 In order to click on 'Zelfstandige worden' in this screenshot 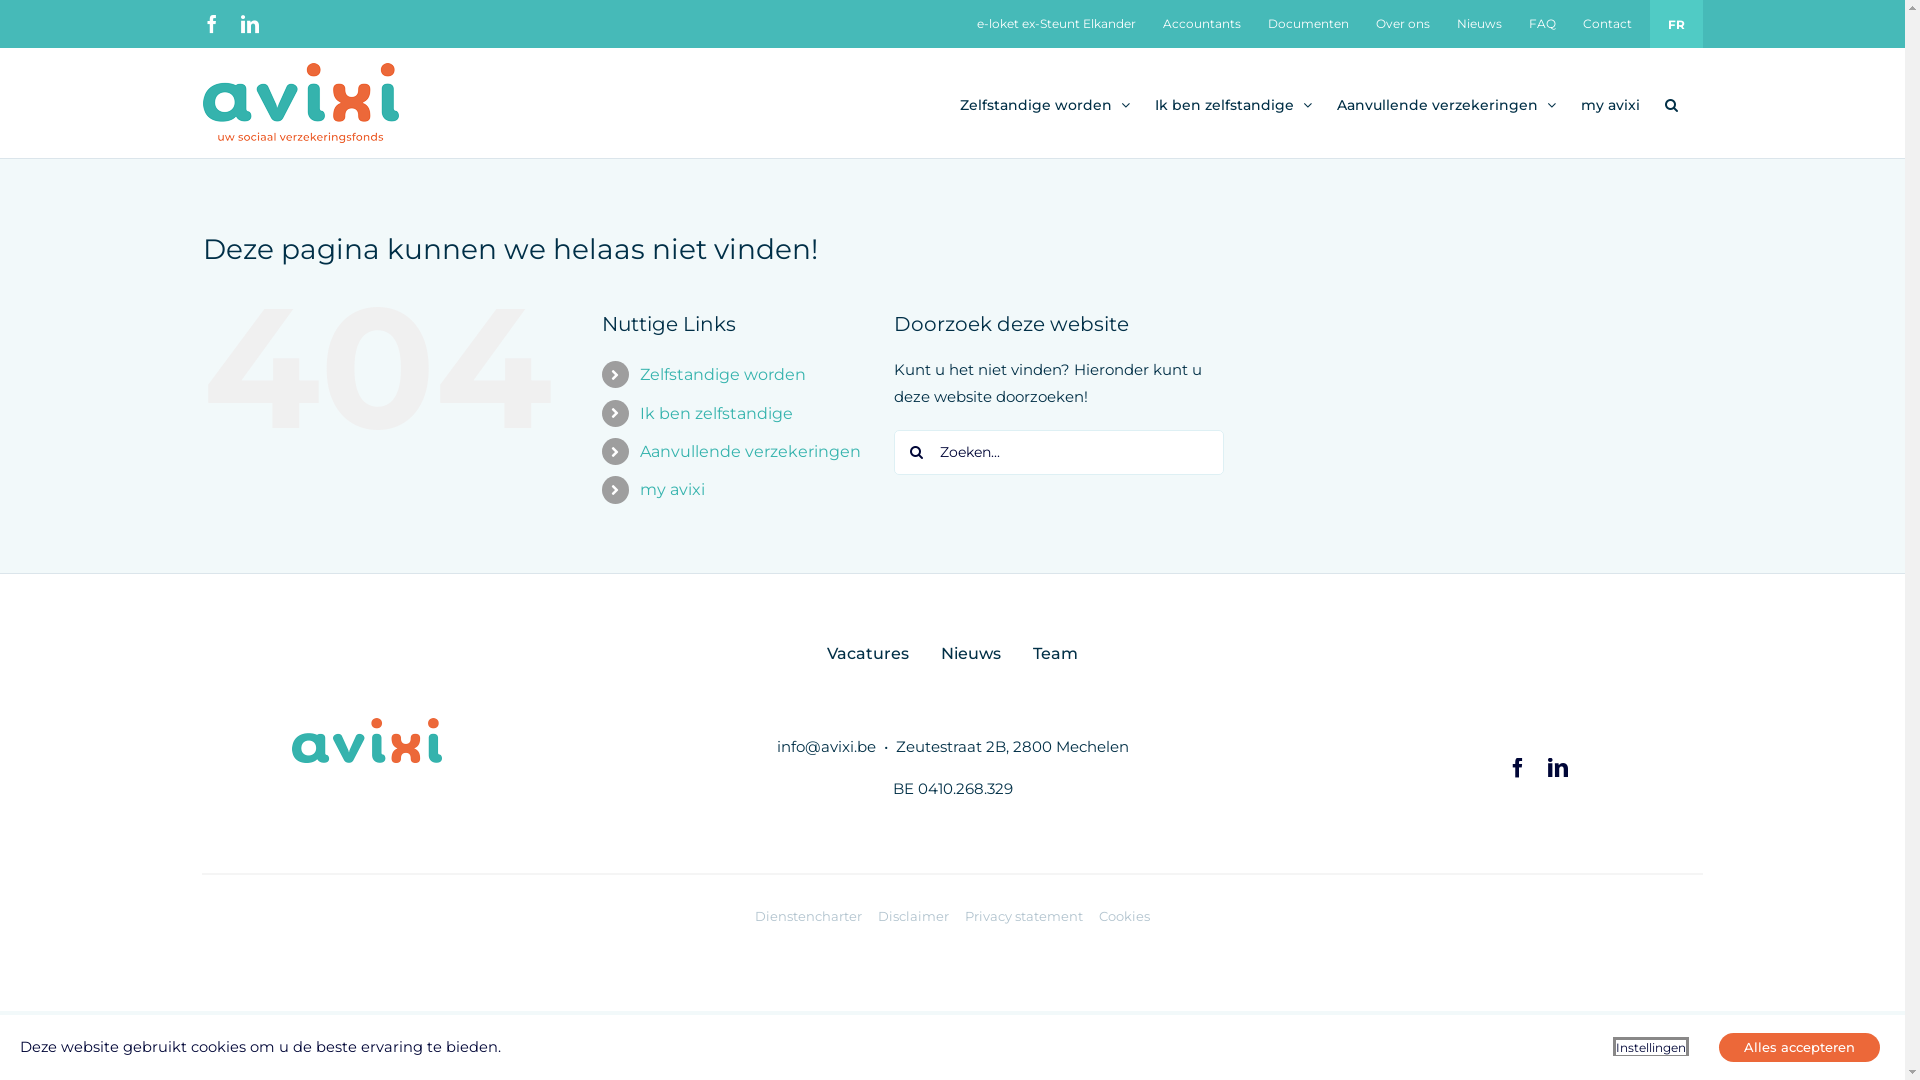, I will do `click(1044, 103)`.